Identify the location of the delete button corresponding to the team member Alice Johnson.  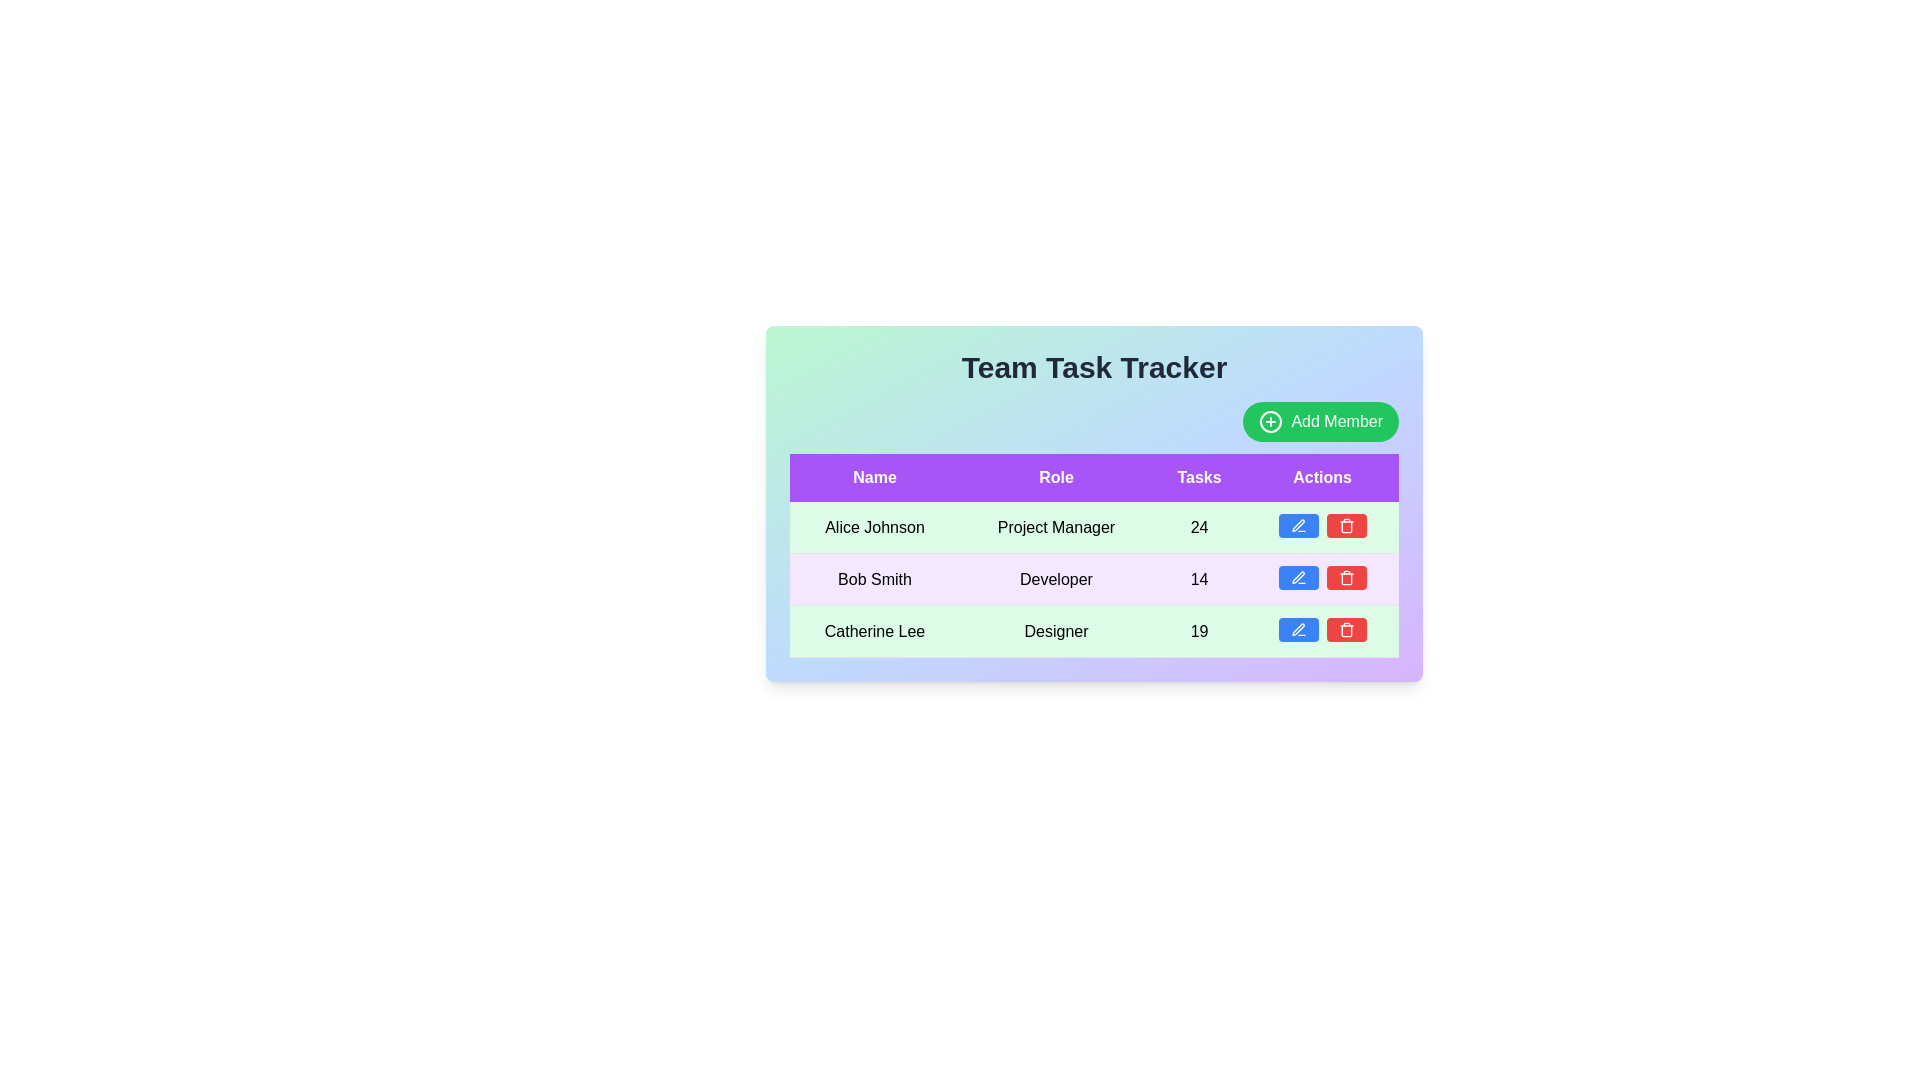
(1346, 524).